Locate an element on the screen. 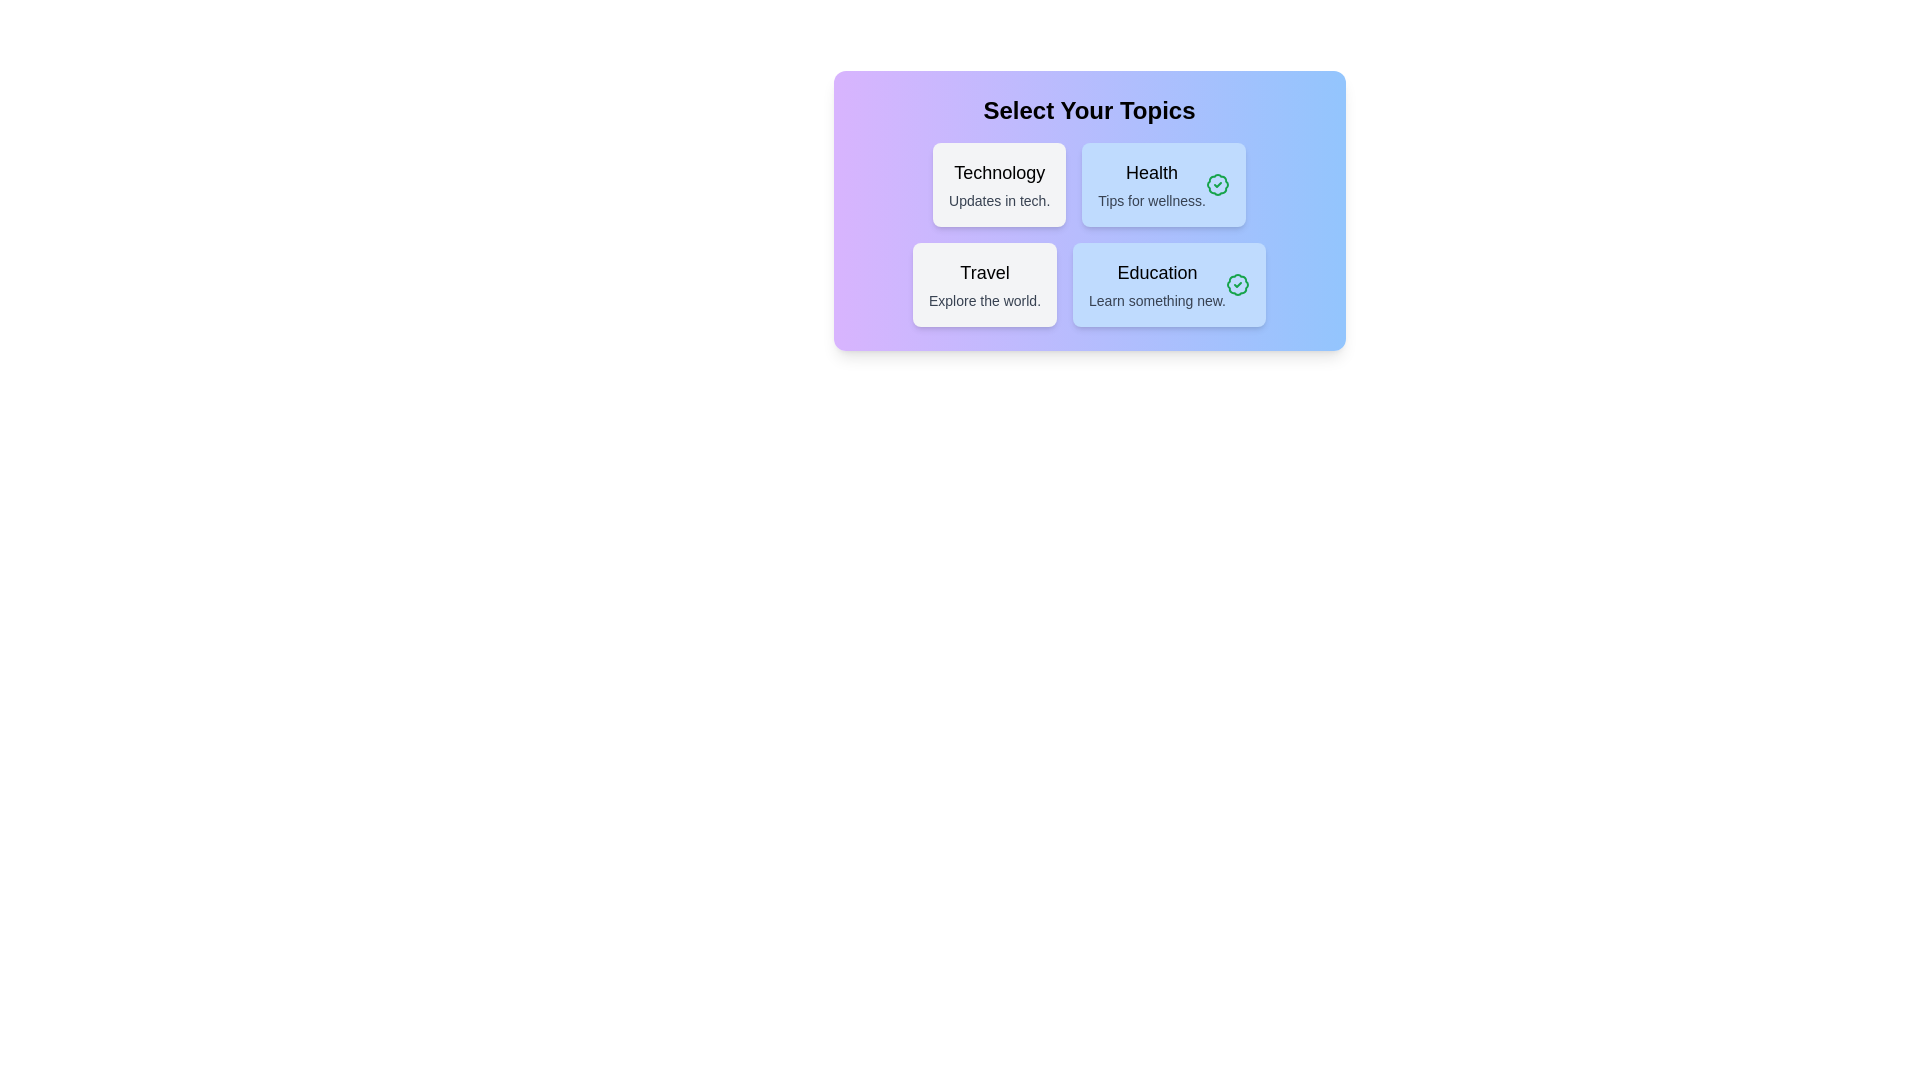 This screenshot has width=1920, height=1080. the chip labeled Health to observe the hover effect is located at coordinates (1164, 185).